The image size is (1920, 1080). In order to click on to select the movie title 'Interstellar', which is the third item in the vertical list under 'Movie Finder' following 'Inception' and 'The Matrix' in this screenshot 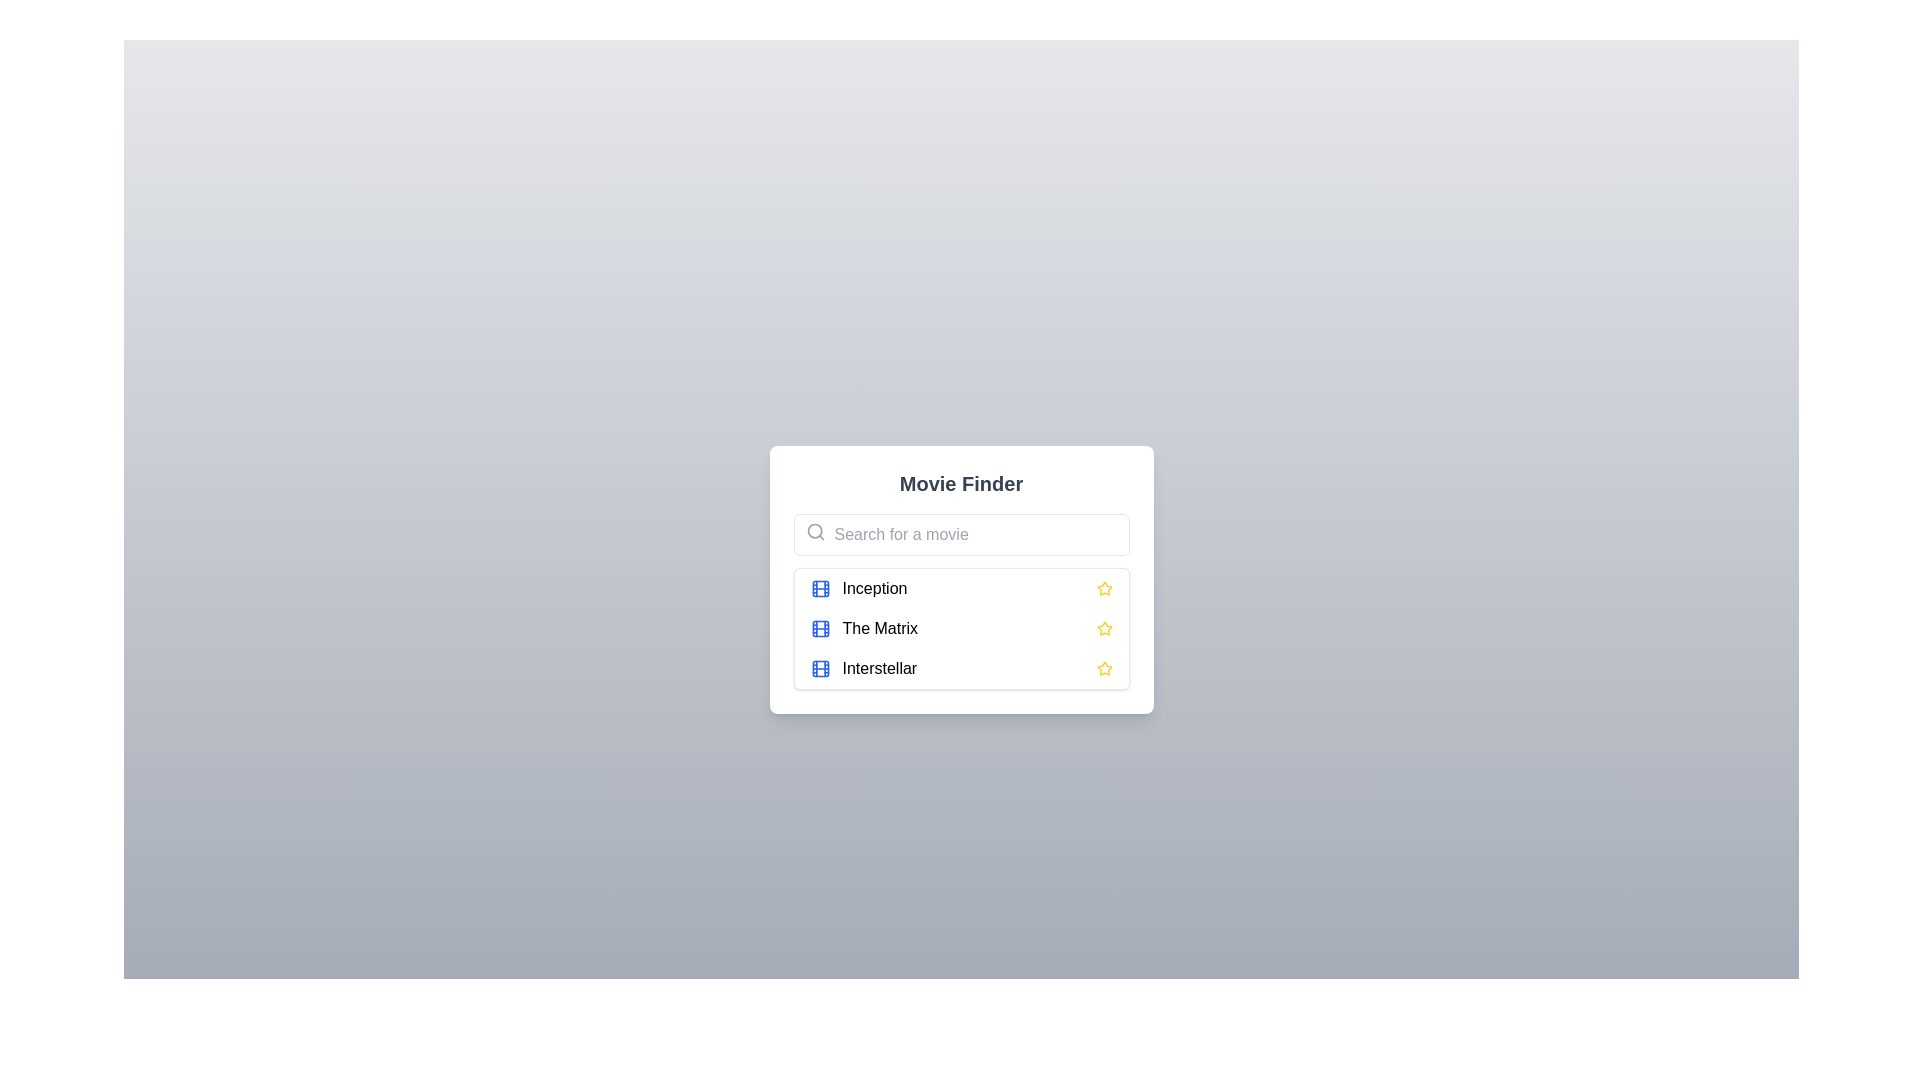, I will do `click(879, 668)`.